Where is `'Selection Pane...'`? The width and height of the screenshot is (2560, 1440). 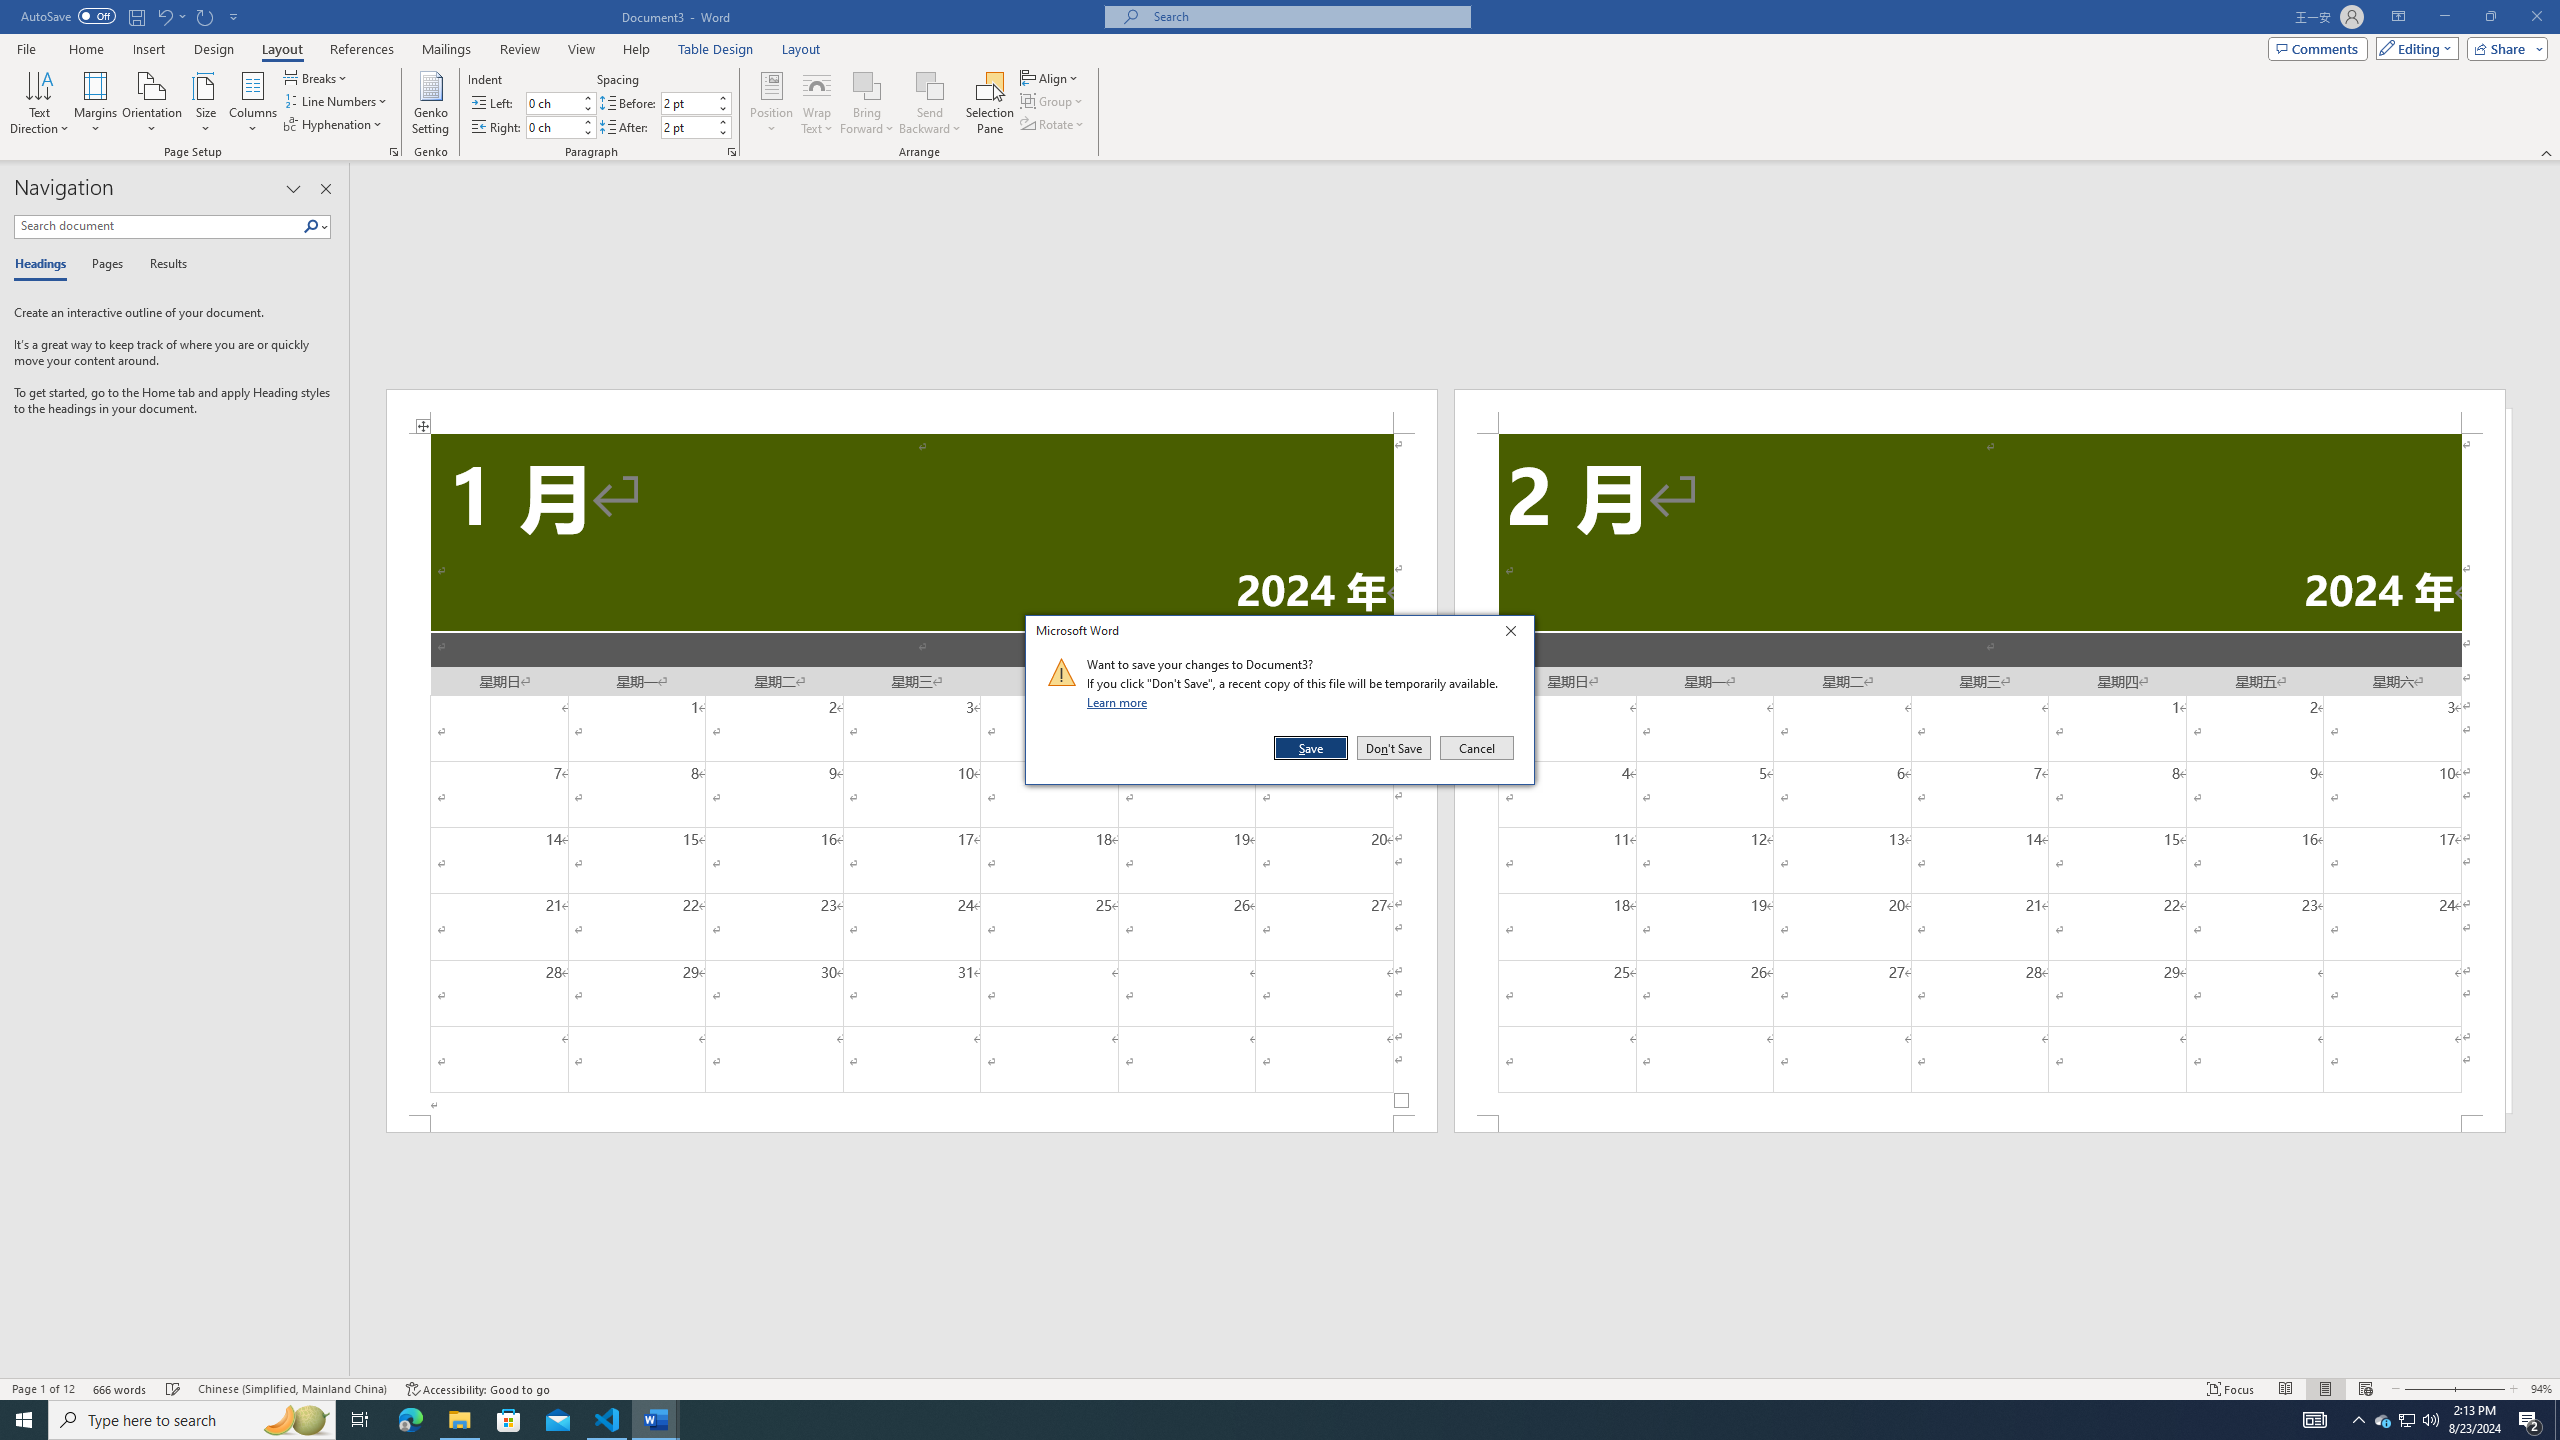 'Selection Pane...' is located at coordinates (990, 103).